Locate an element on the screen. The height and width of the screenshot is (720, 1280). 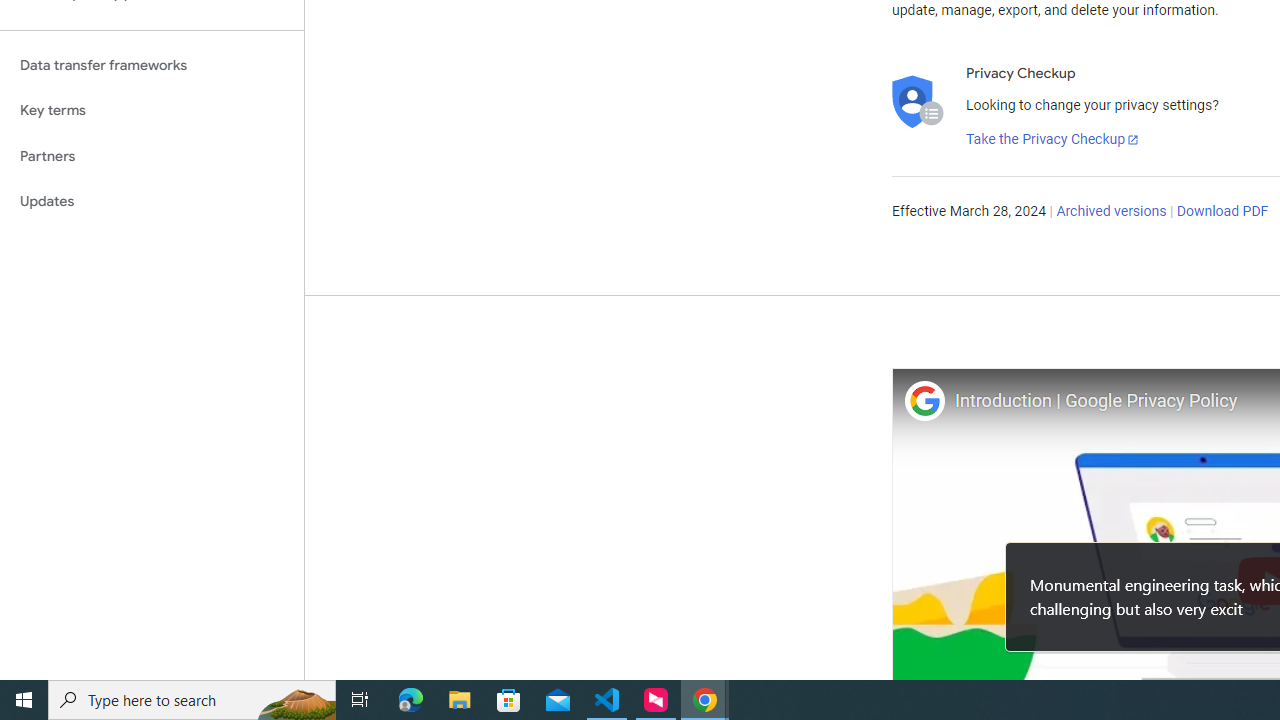
'Take the Privacy Checkup' is located at coordinates (1052, 139).